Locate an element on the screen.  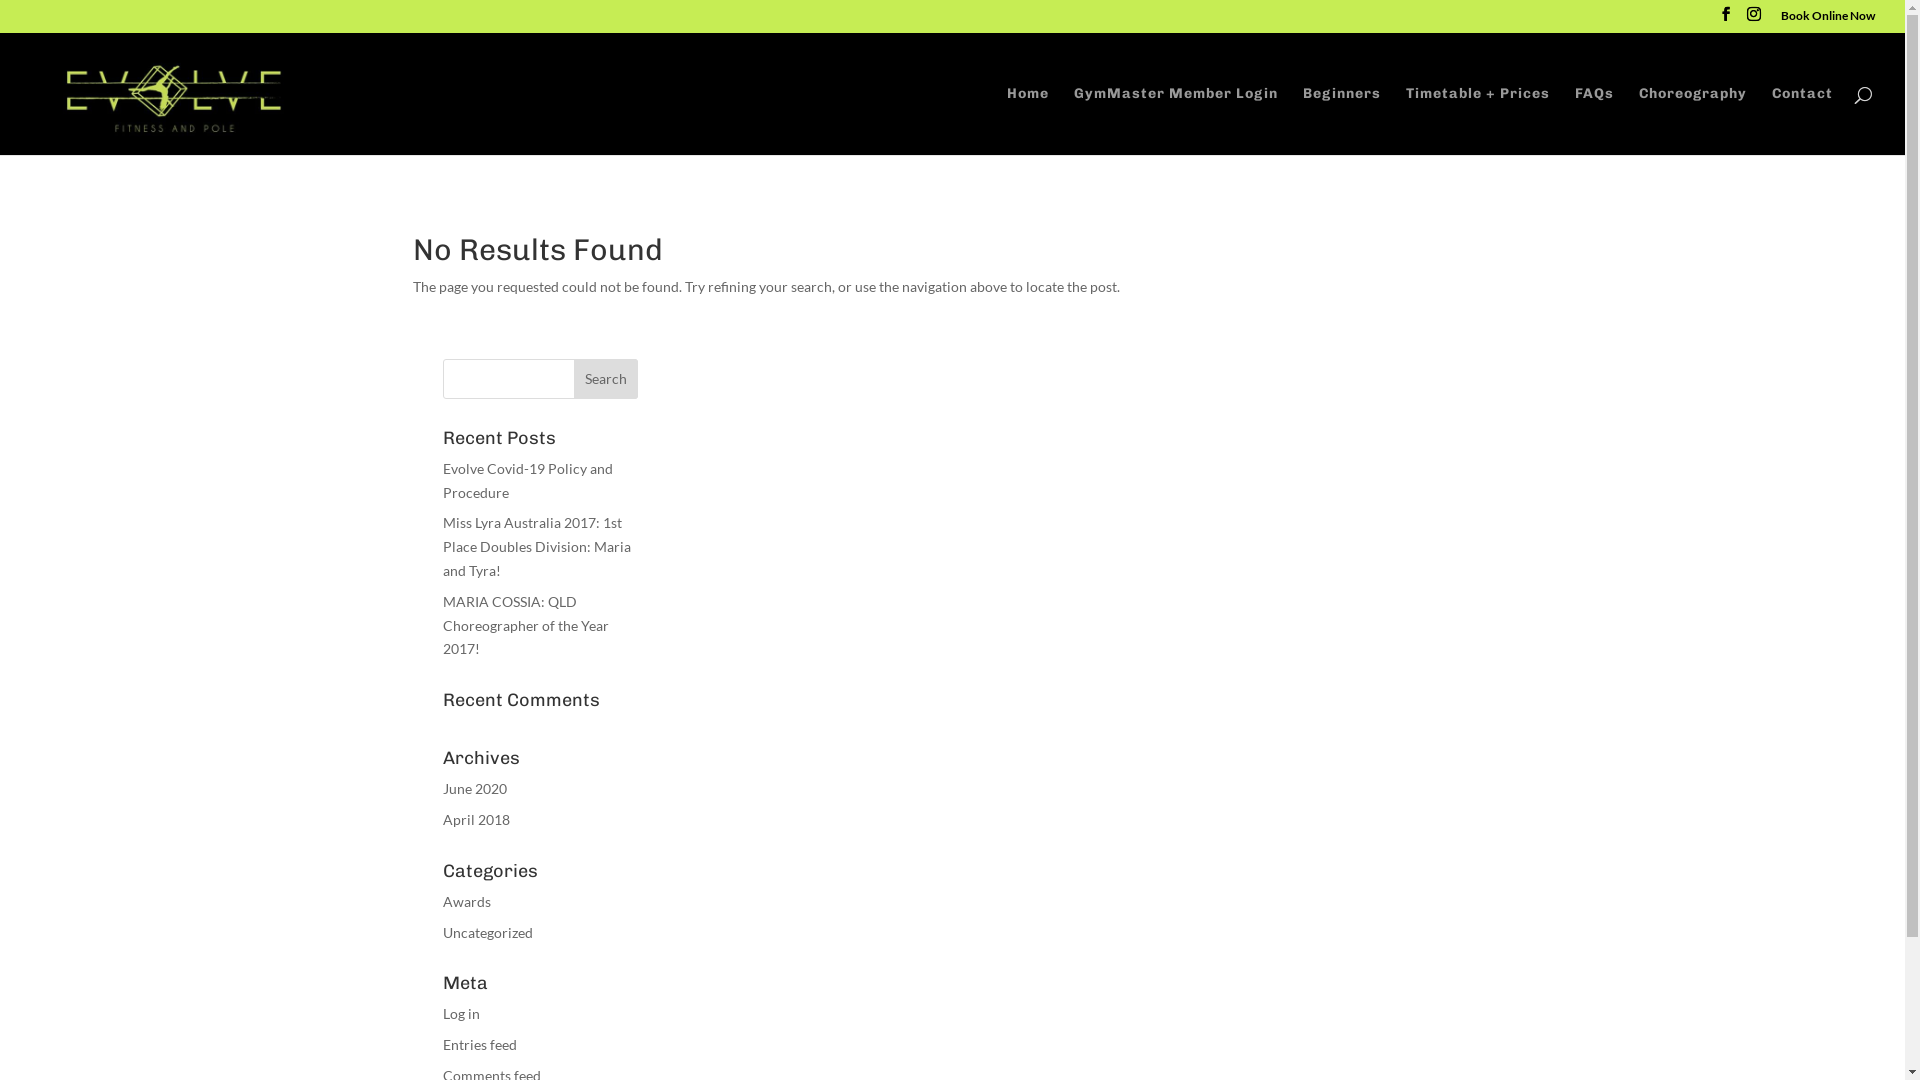
'Beginners' is located at coordinates (1342, 119).